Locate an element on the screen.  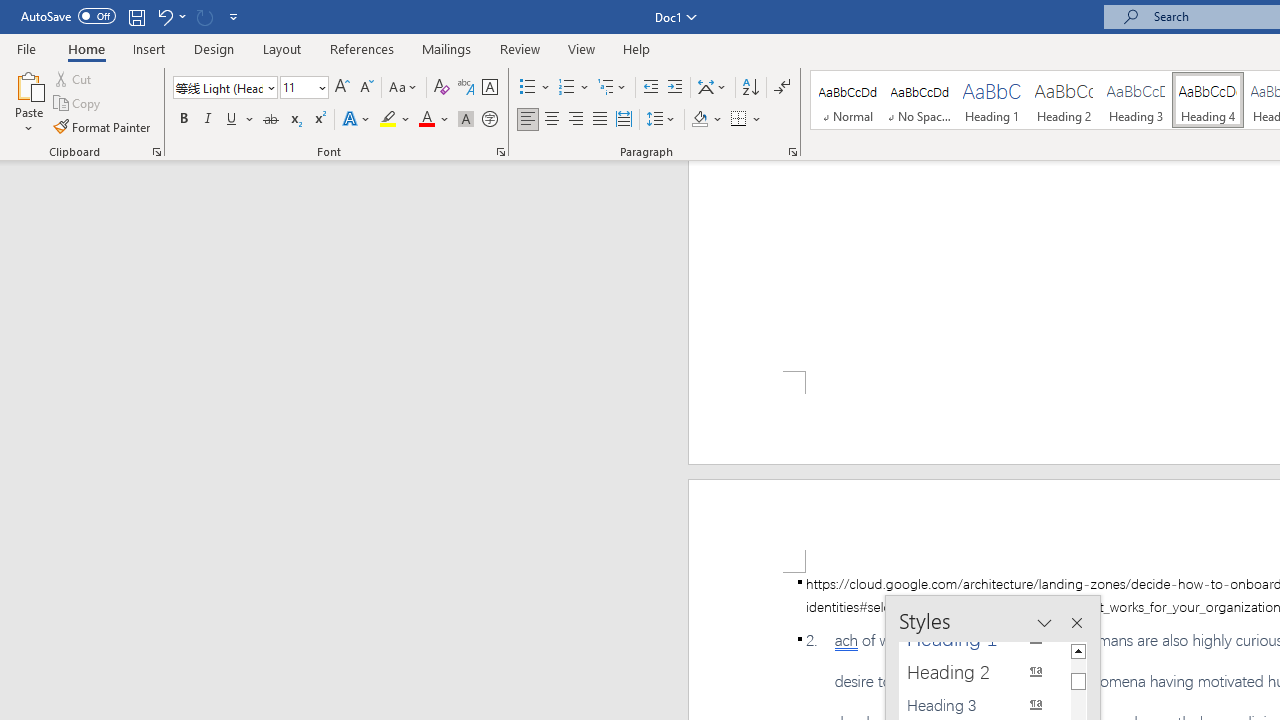
'Shading RGB(0, 0, 0)' is located at coordinates (699, 119).